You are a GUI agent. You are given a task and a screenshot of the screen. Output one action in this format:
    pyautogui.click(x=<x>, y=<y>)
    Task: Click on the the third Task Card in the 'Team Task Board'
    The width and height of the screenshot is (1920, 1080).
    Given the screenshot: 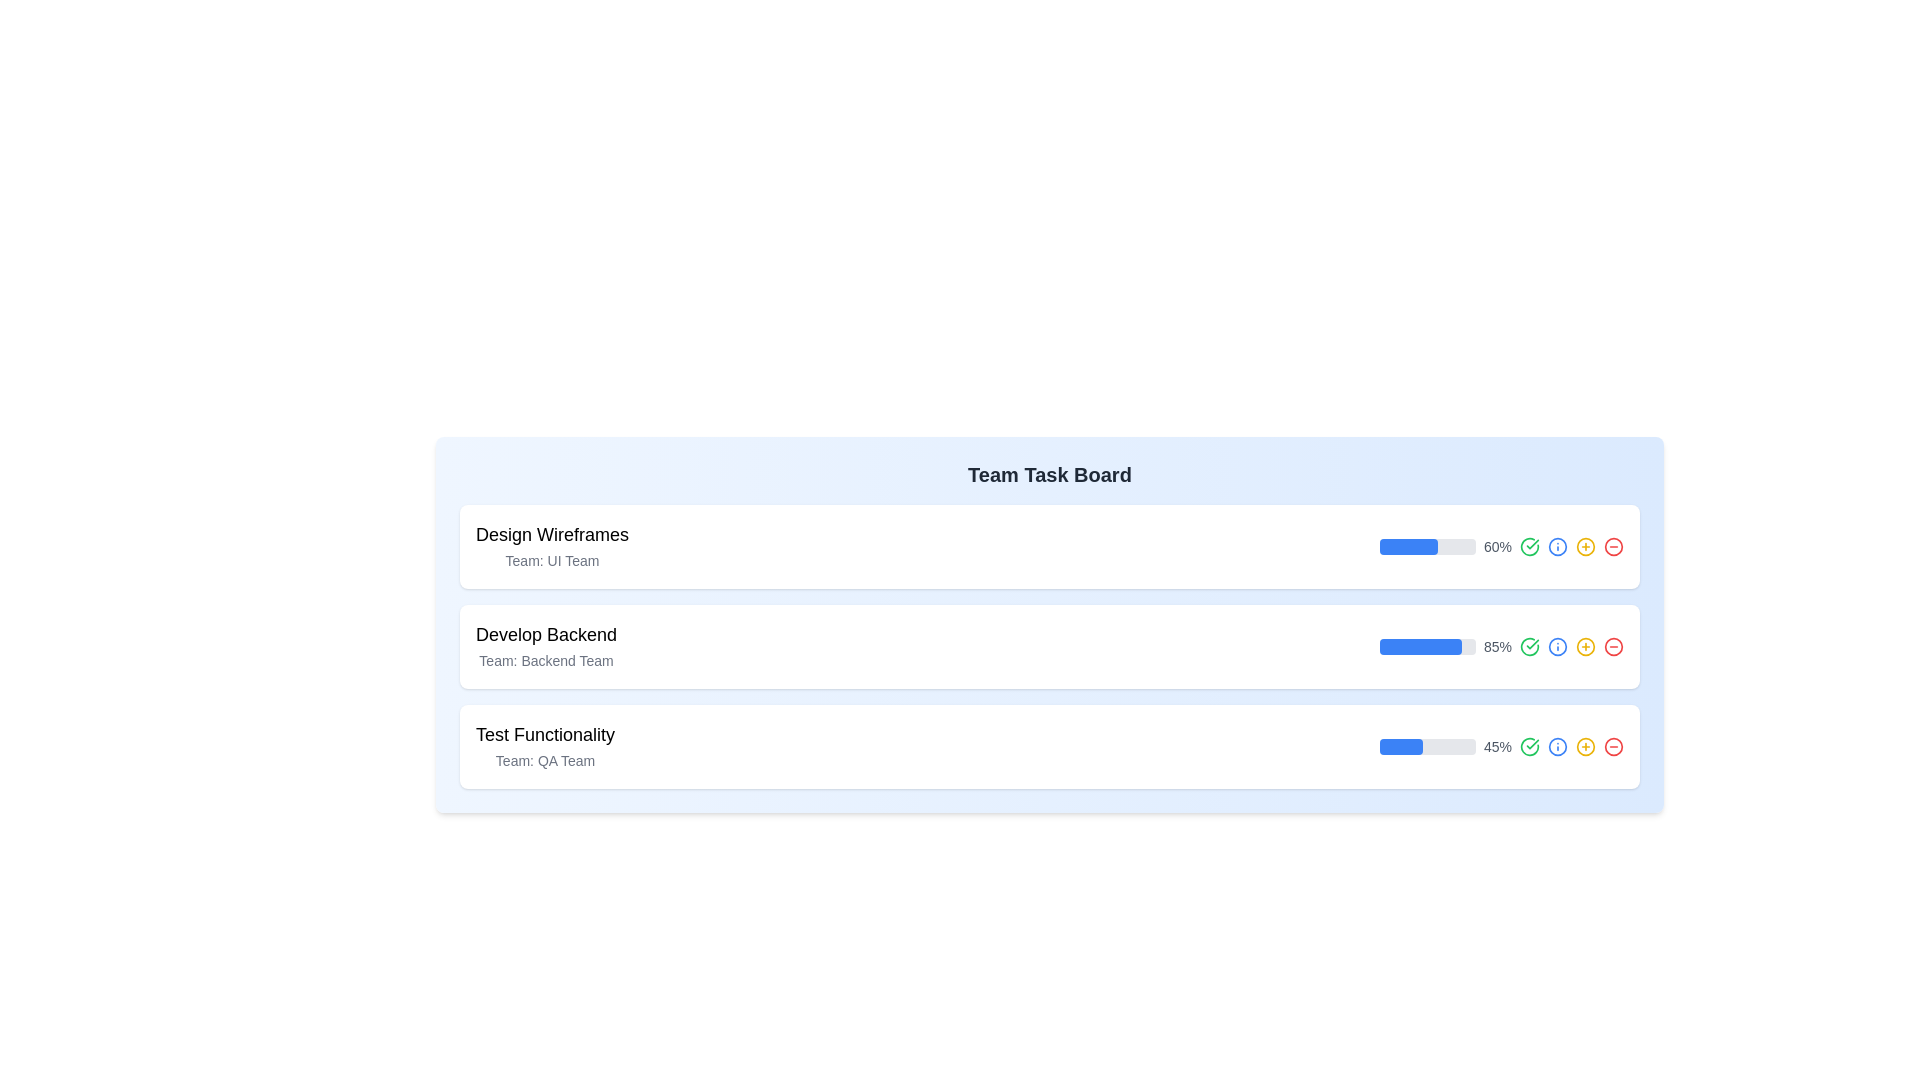 What is the action you would take?
    pyautogui.click(x=1049, y=747)
    